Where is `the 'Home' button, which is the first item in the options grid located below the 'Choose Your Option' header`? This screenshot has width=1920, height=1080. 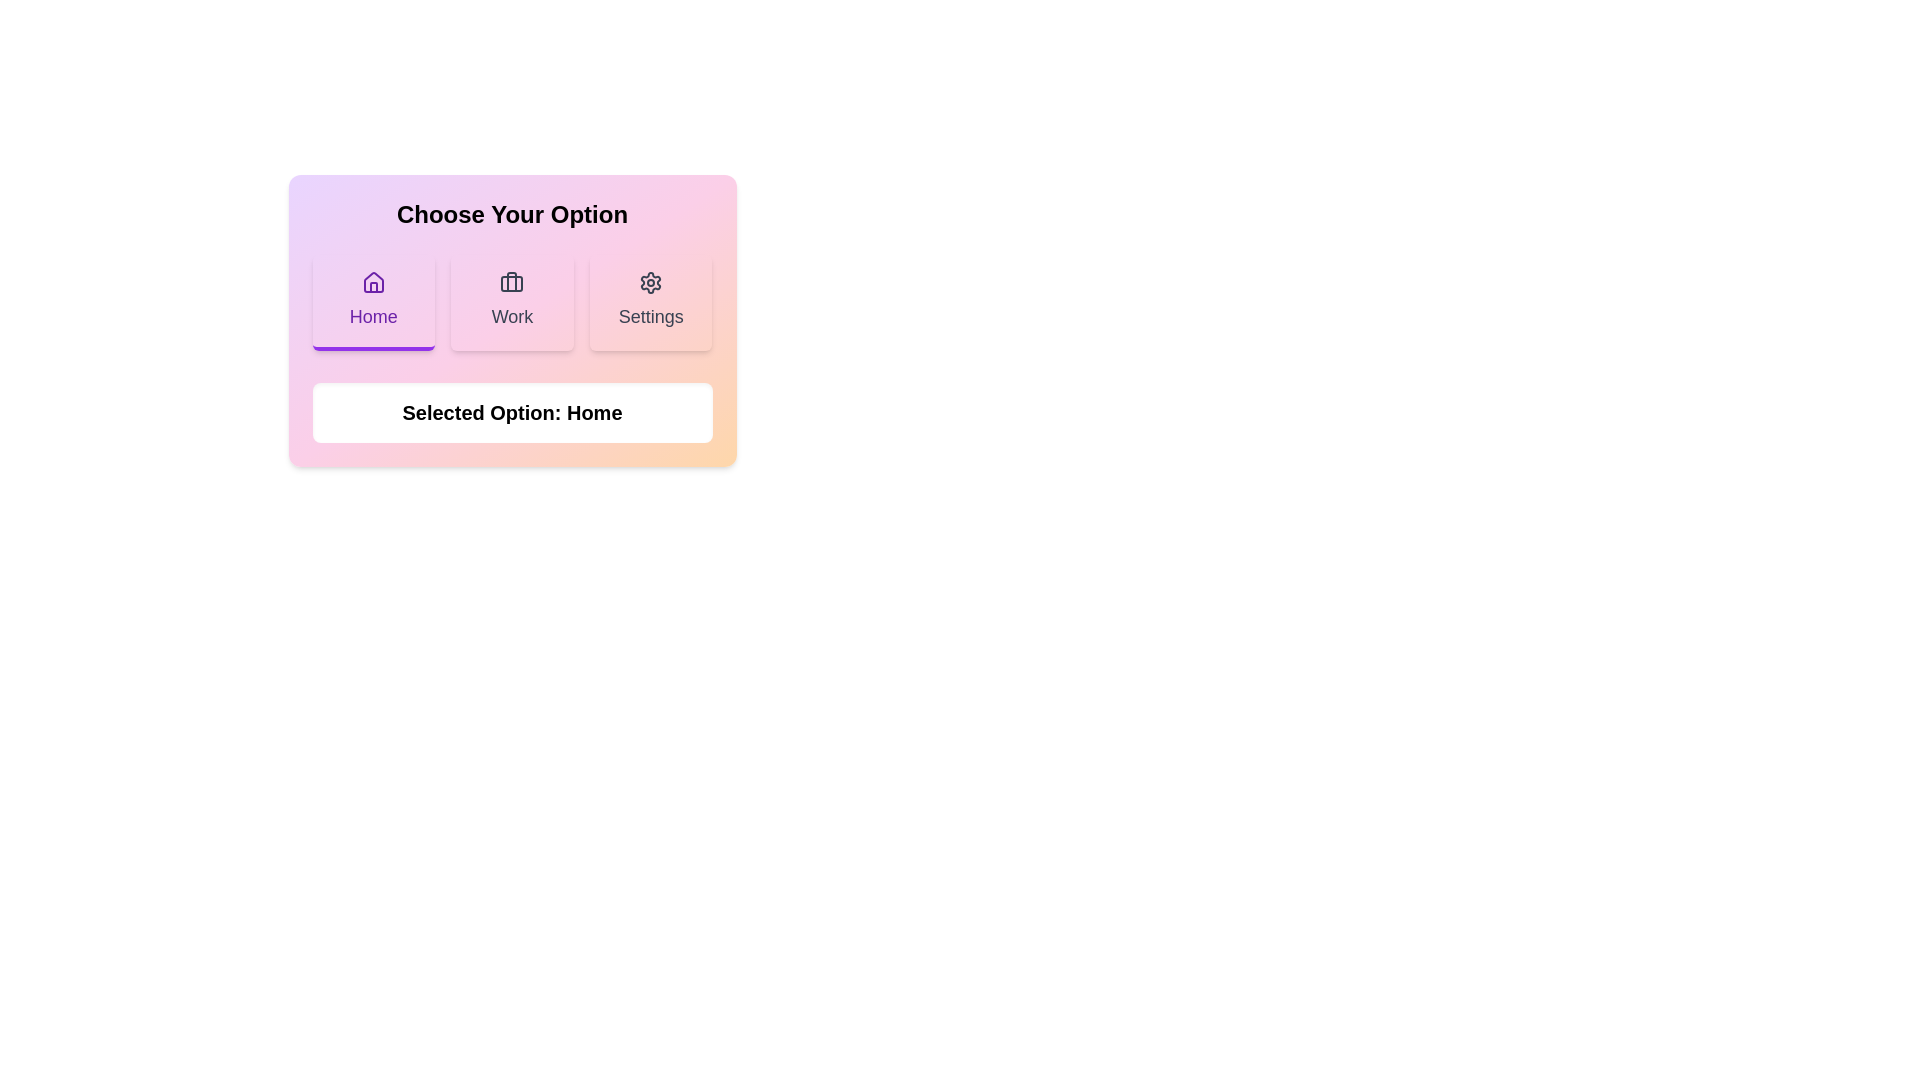 the 'Home' button, which is the first item in the options grid located below the 'Choose Your Option' header is located at coordinates (373, 303).